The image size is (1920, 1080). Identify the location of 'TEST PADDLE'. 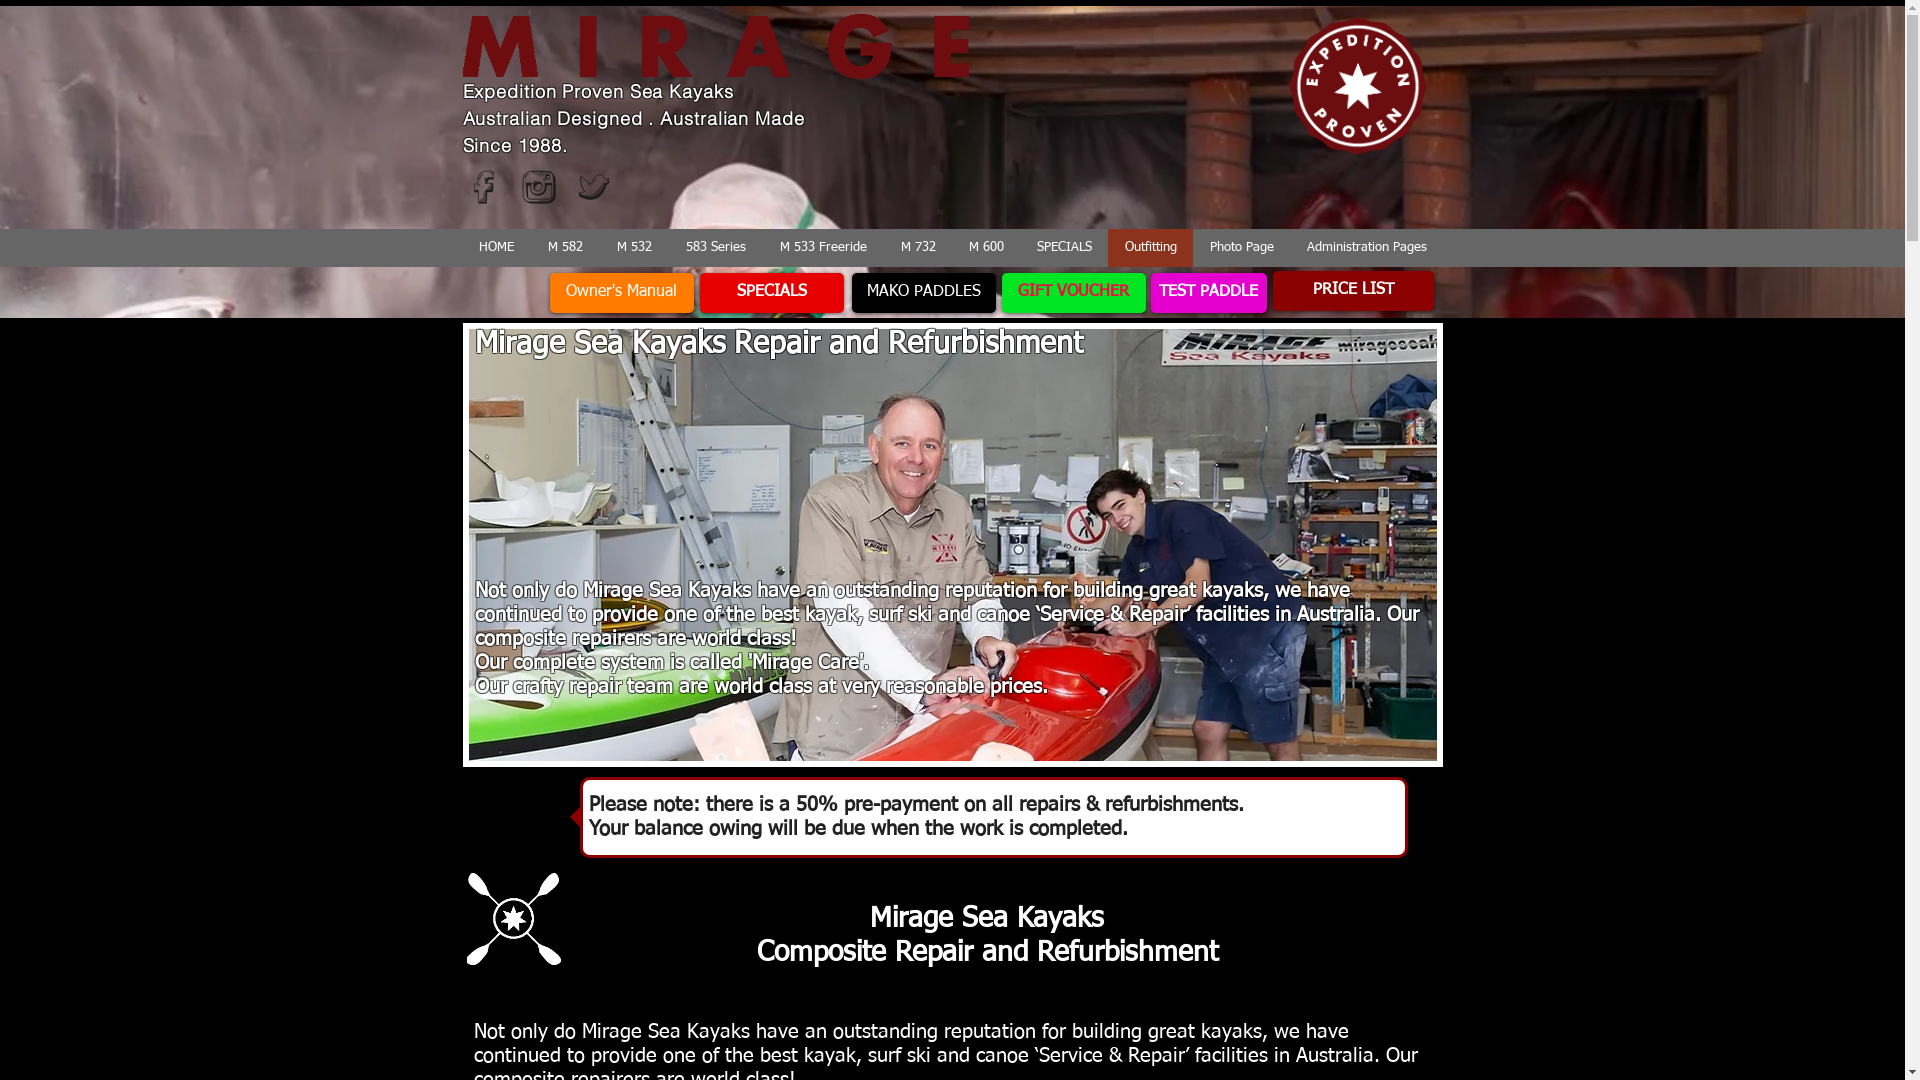
(1207, 293).